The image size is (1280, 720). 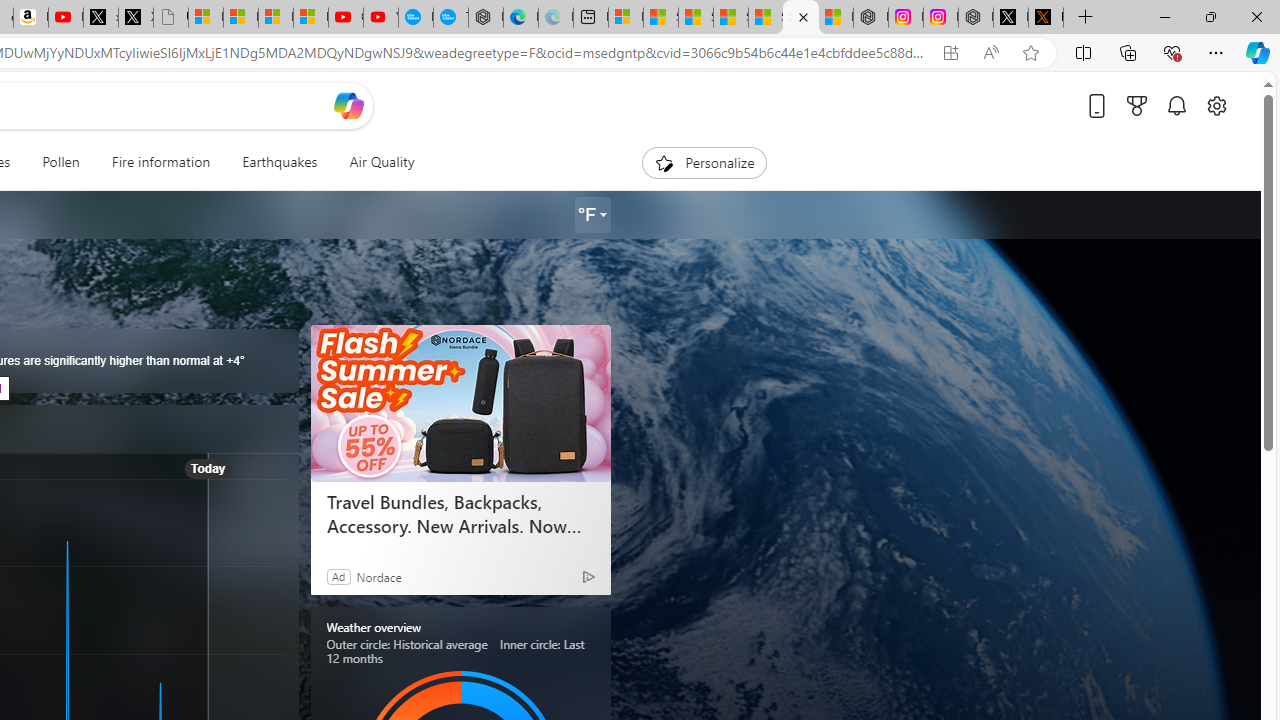 What do you see at coordinates (704, 162) in the screenshot?
I see `'Personalize'` at bounding box center [704, 162].